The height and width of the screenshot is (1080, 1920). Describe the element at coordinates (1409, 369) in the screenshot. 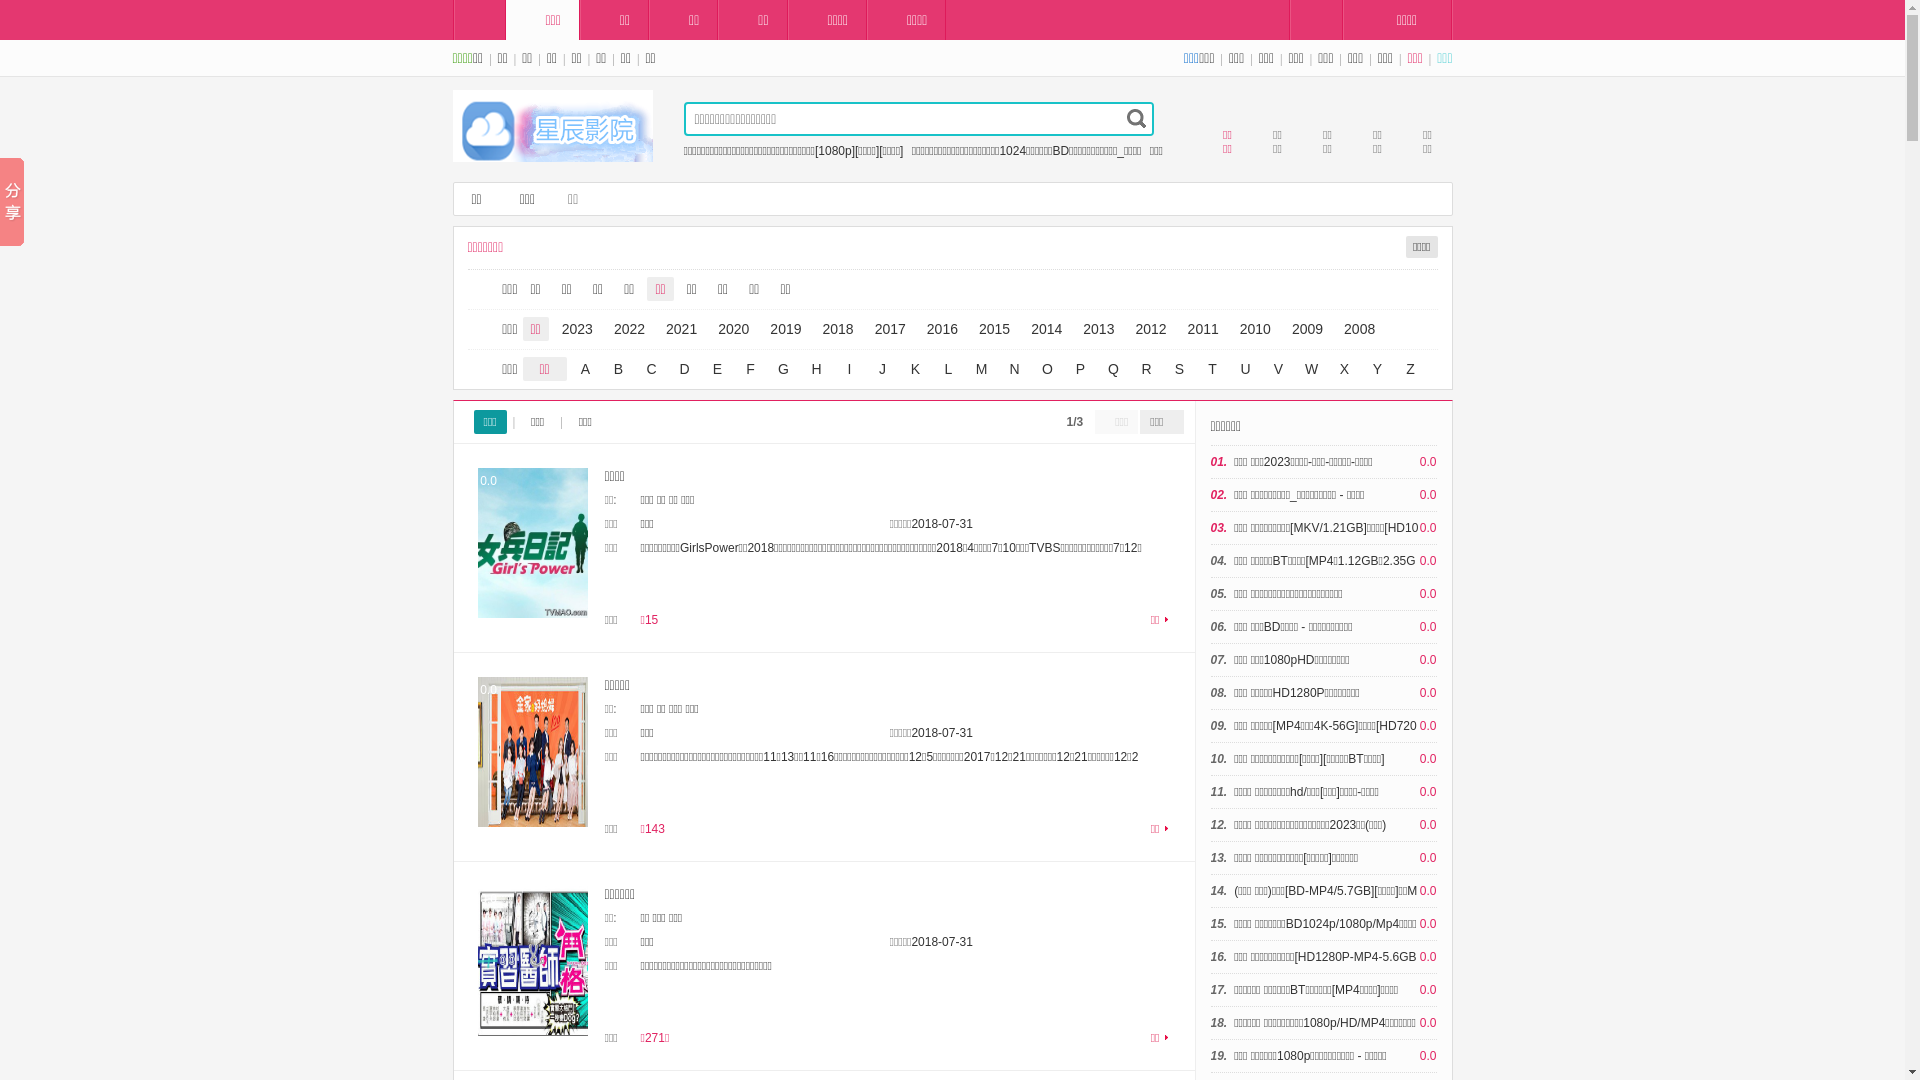

I see `'Z'` at that location.